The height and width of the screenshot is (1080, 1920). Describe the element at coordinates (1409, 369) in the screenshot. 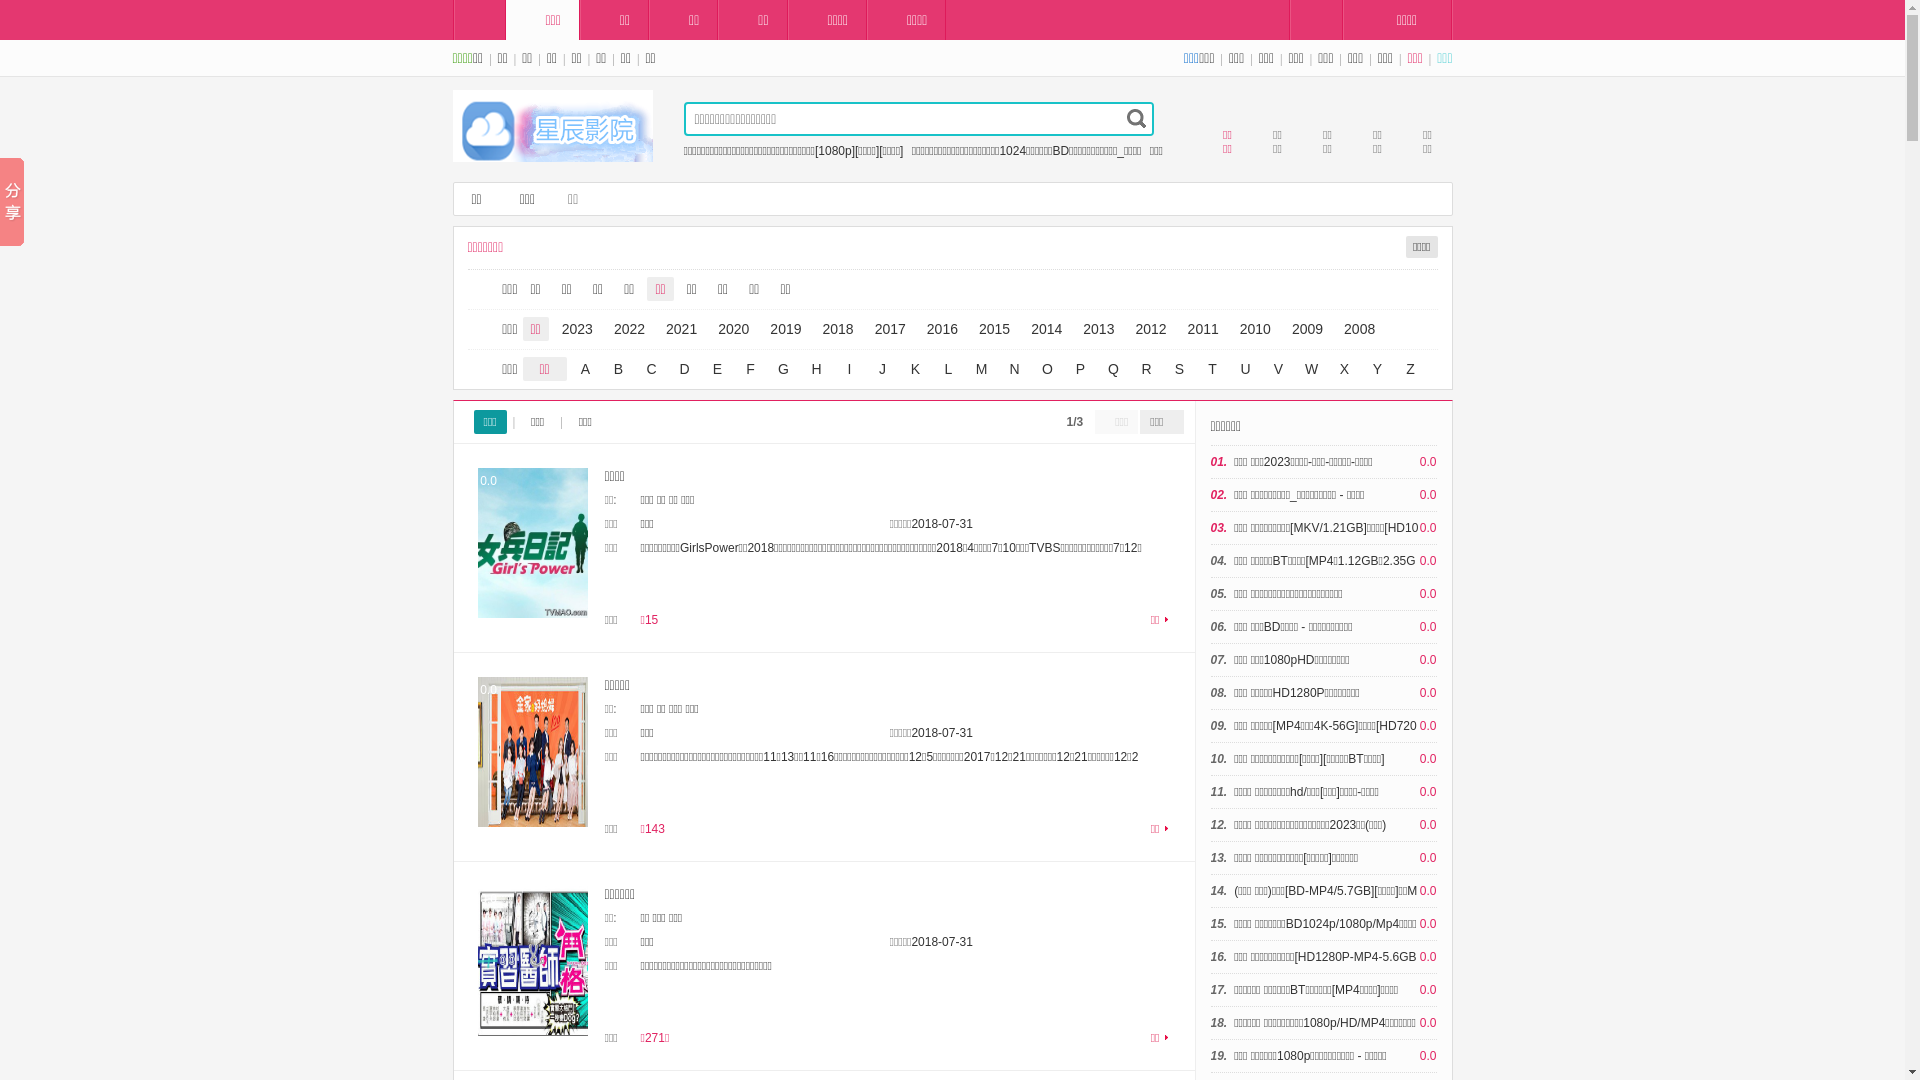

I see `'Z'` at that location.